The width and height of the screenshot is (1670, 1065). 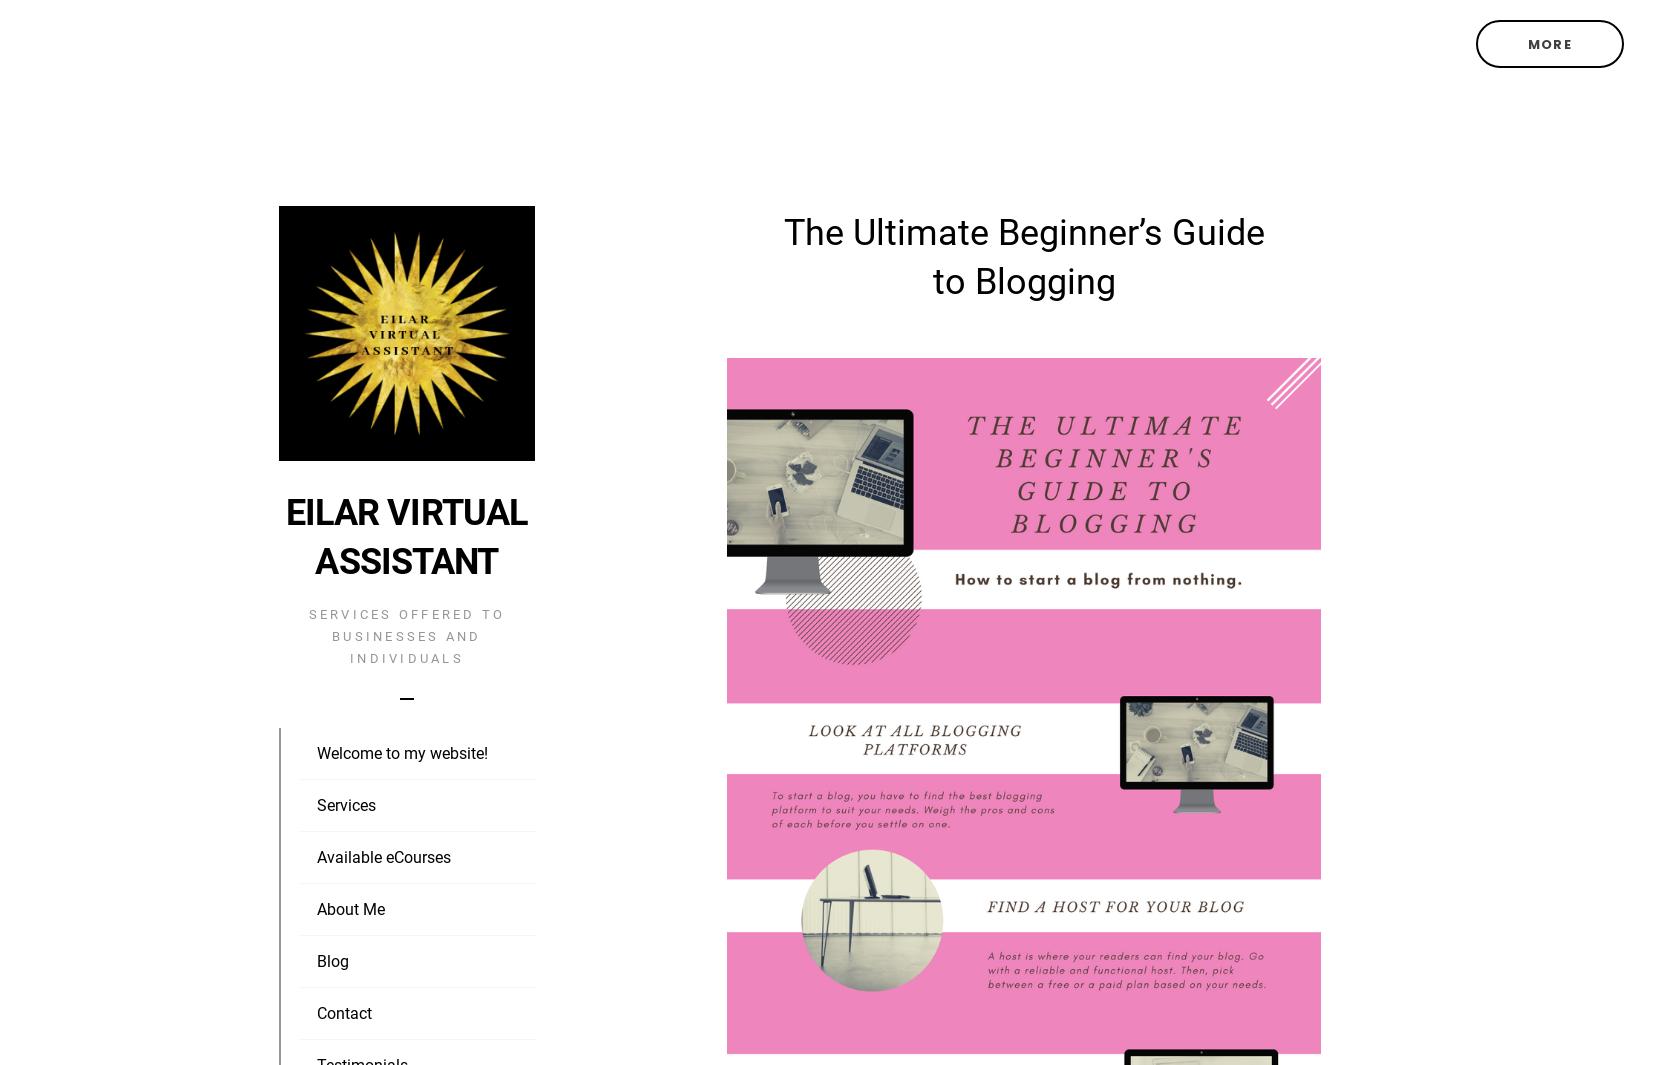 What do you see at coordinates (1023, 255) in the screenshot?
I see `'The Ultimate Beginner’s Guide to Blogging'` at bounding box center [1023, 255].